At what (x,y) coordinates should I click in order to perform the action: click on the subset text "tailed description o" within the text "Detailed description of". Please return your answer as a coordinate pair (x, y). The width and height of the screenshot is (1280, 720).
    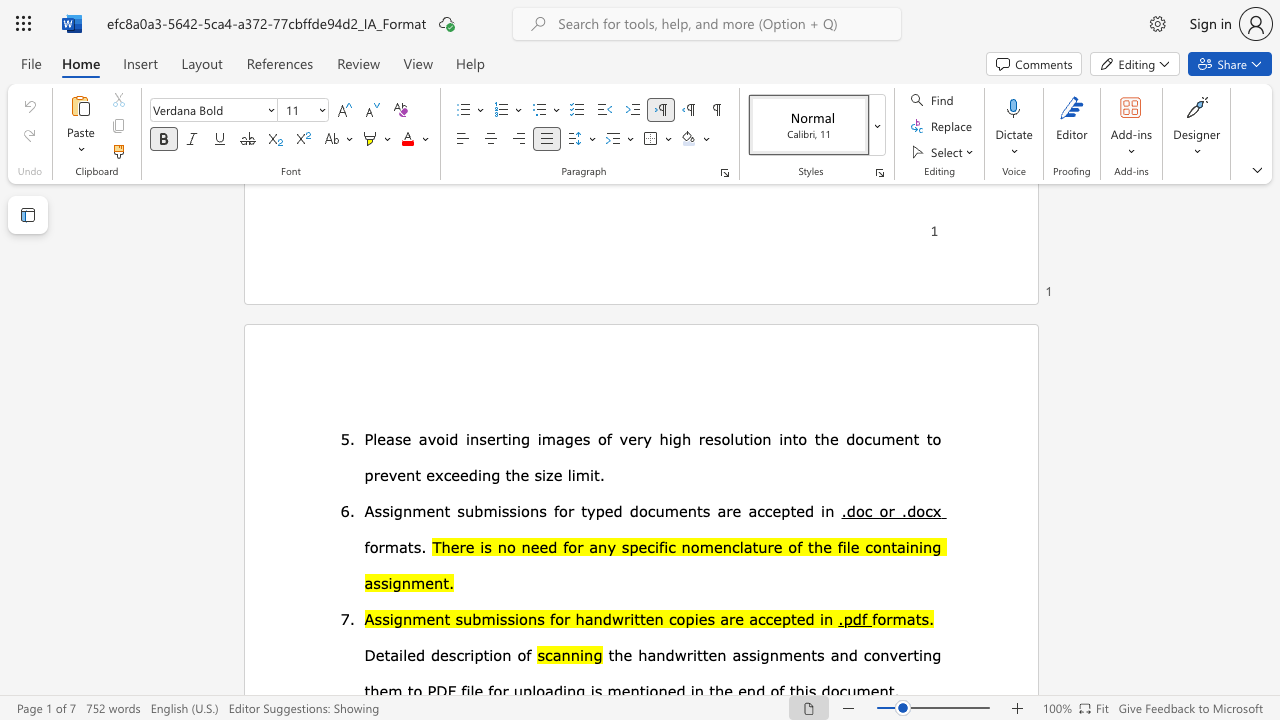
    Looking at the image, I should click on (384, 654).